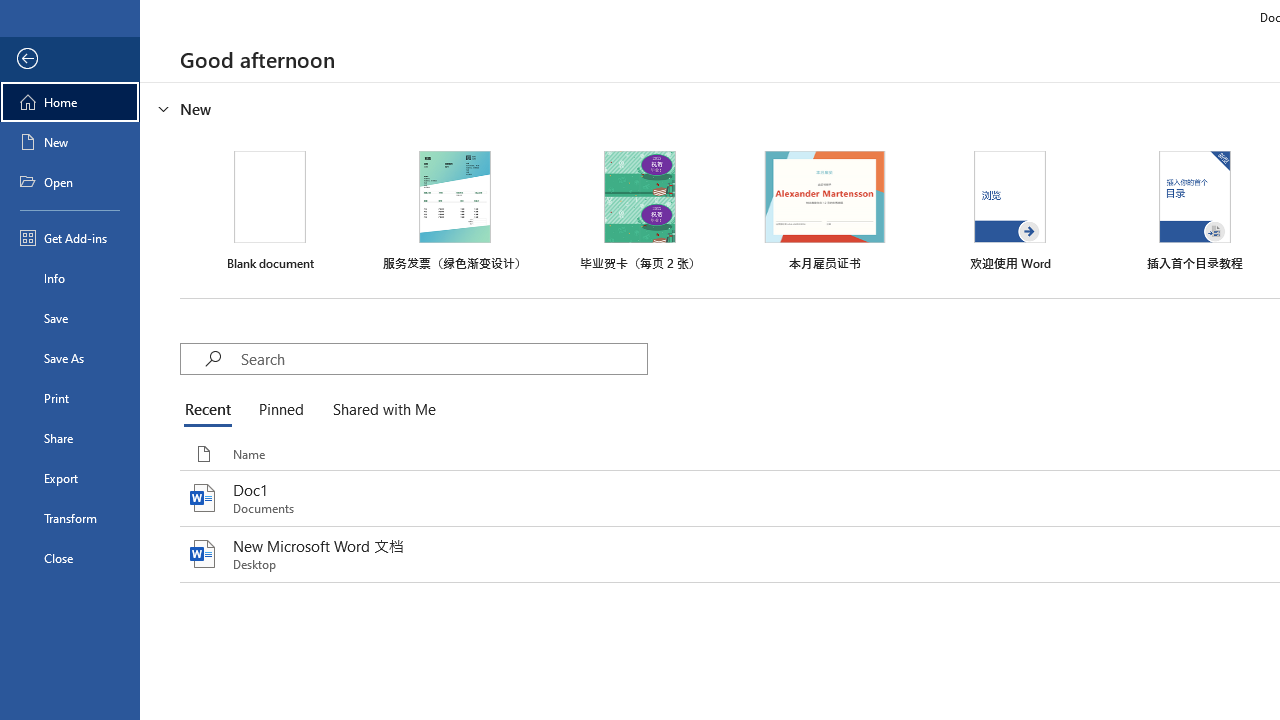  Describe the element at coordinates (69, 517) in the screenshot. I see `'Transform'` at that location.